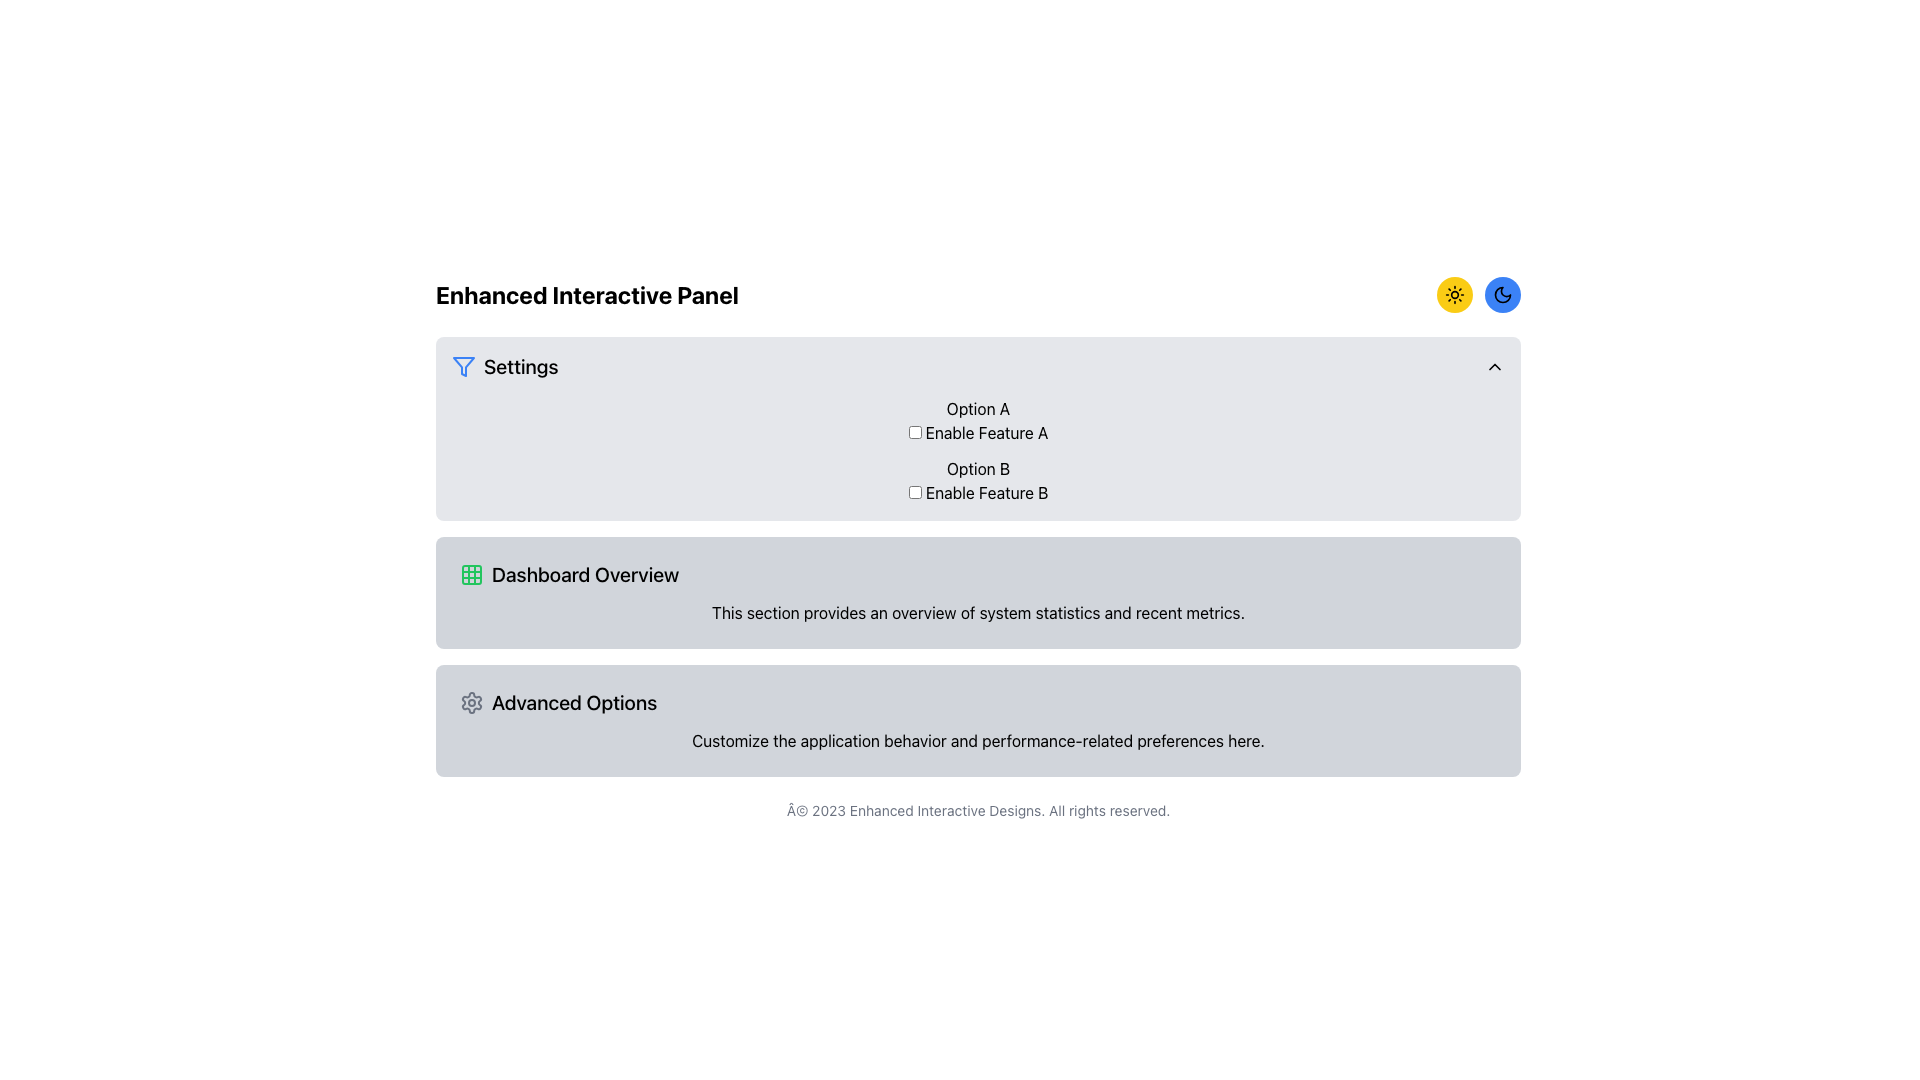  I want to click on the copyright notice text located at the bottom of the interface, centered horizontally below all other sections including 'Advanced Options', so click(978, 810).